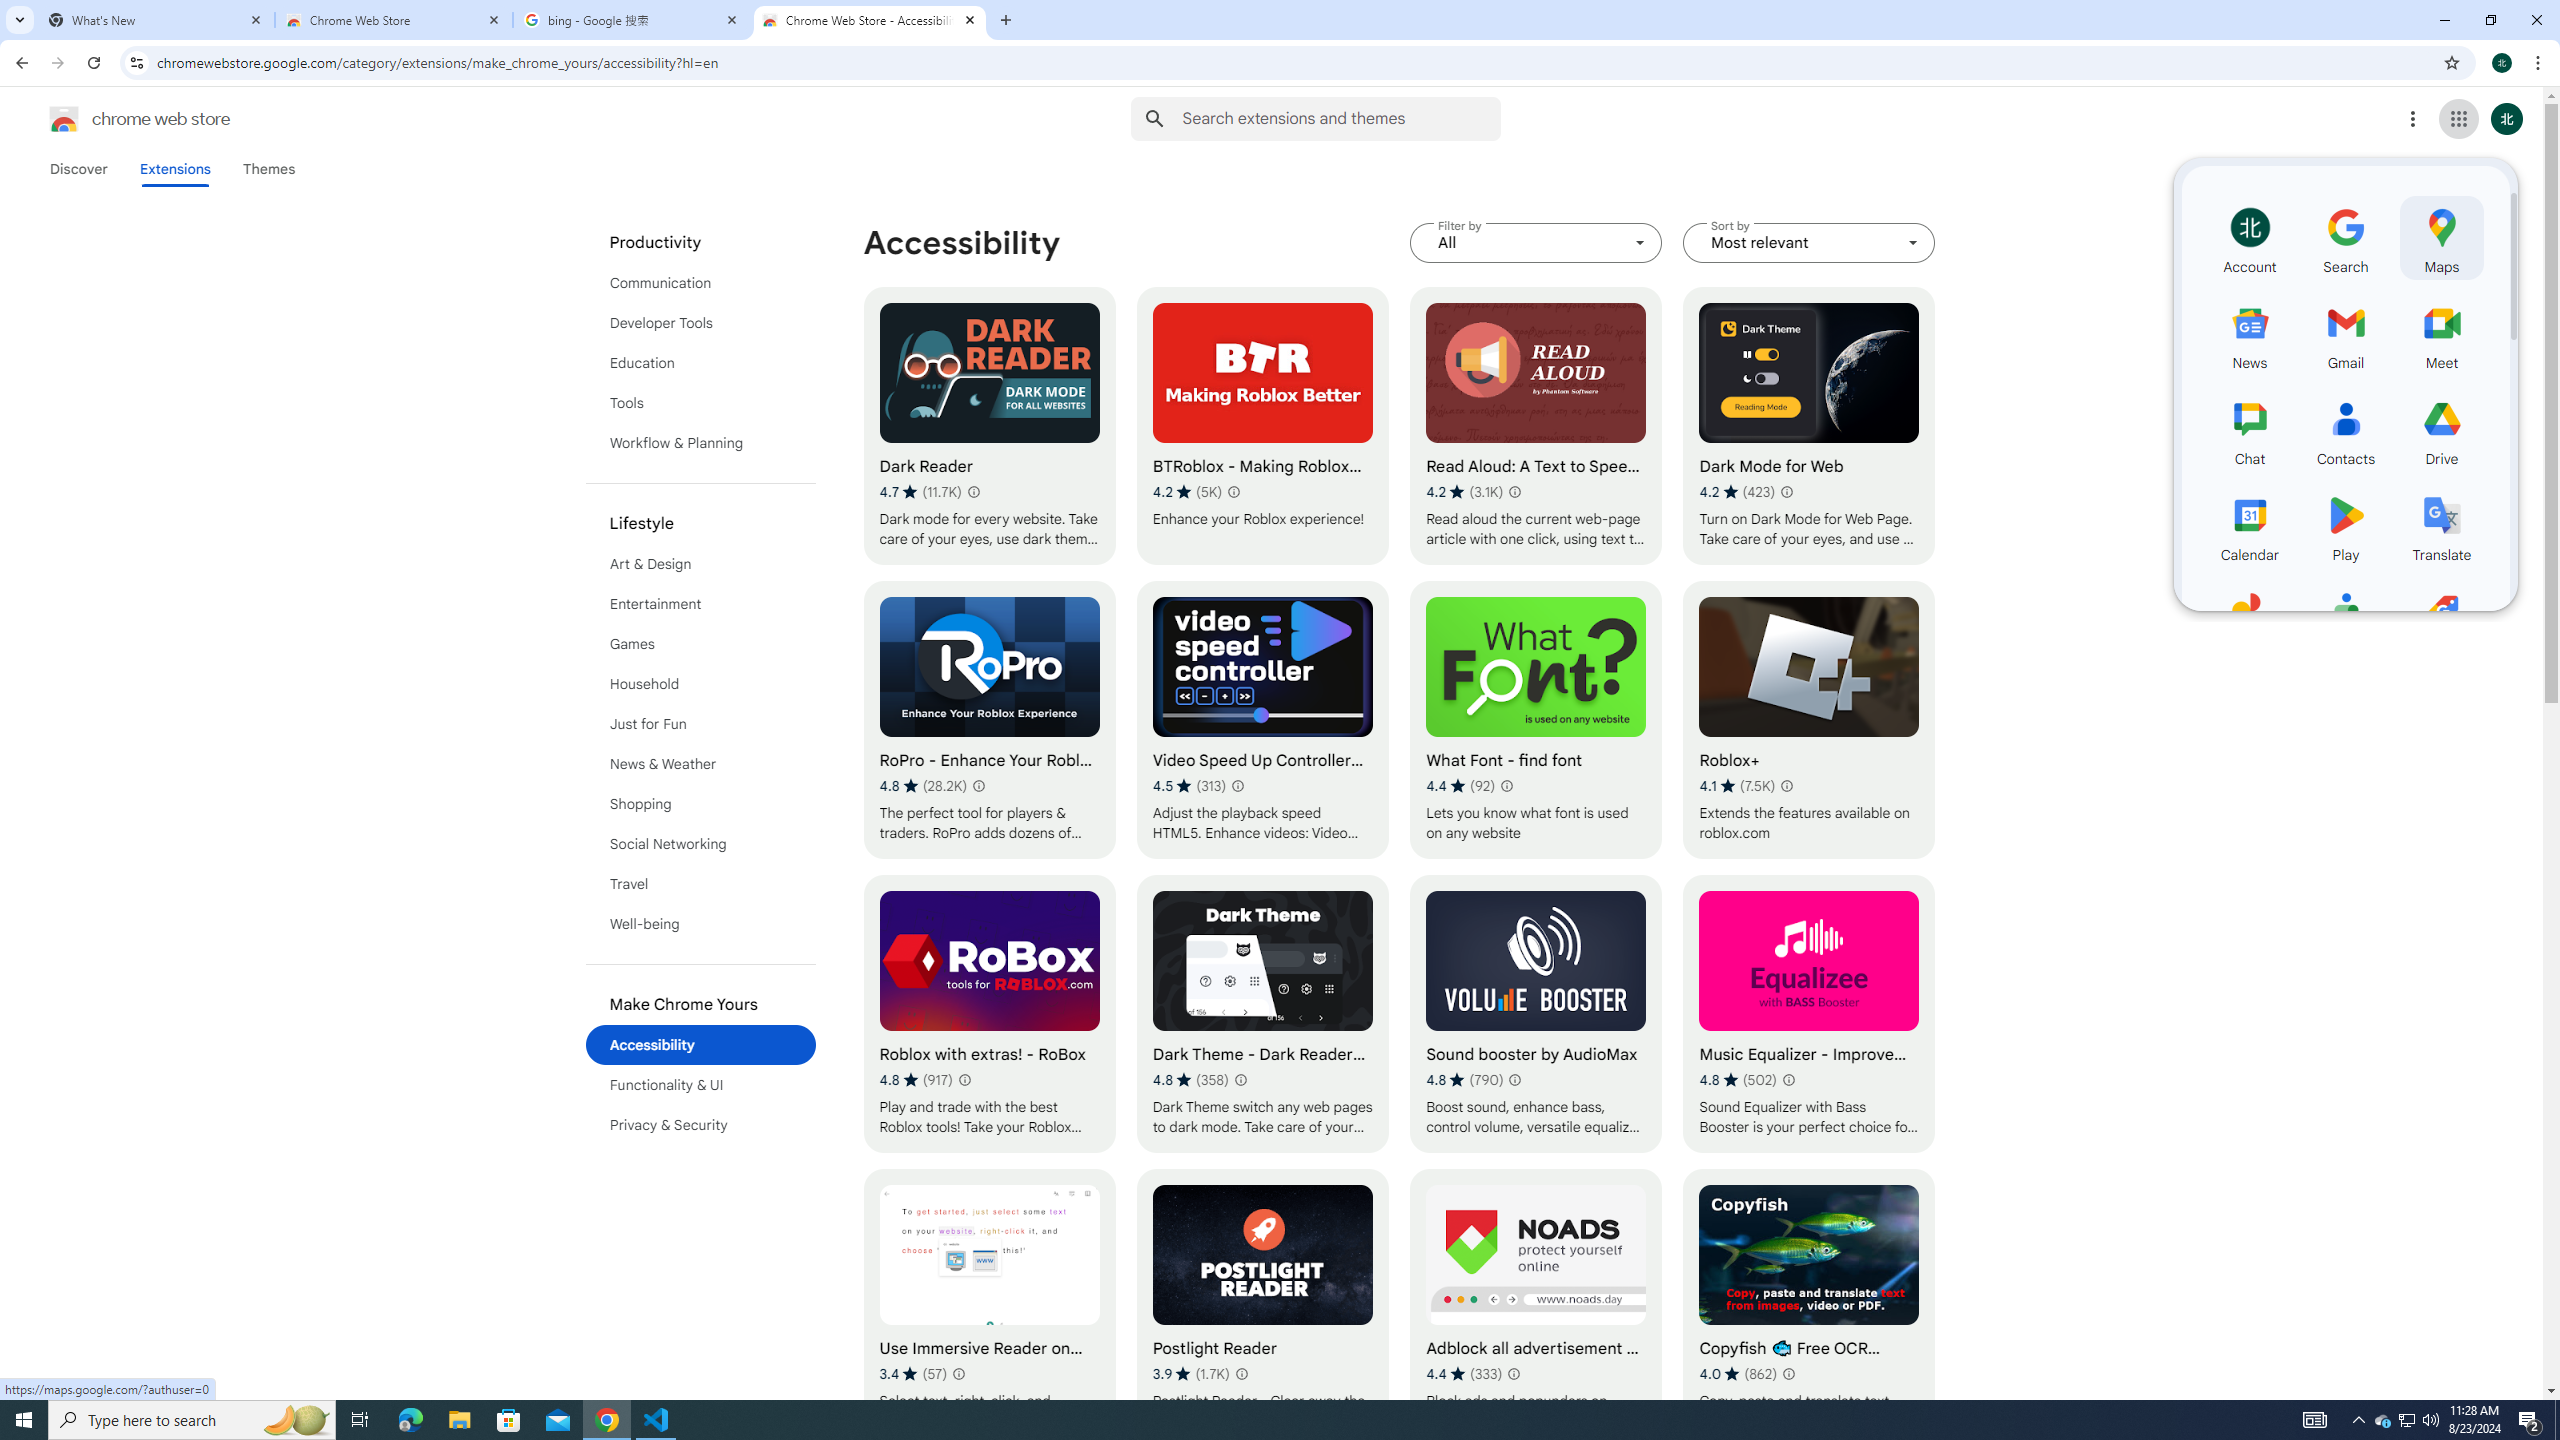  What do you see at coordinates (1738, 1372) in the screenshot?
I see `'Average rating 4.0 out of 5 stars. 862 ratings.'` at bounding box center [1738, 1372].